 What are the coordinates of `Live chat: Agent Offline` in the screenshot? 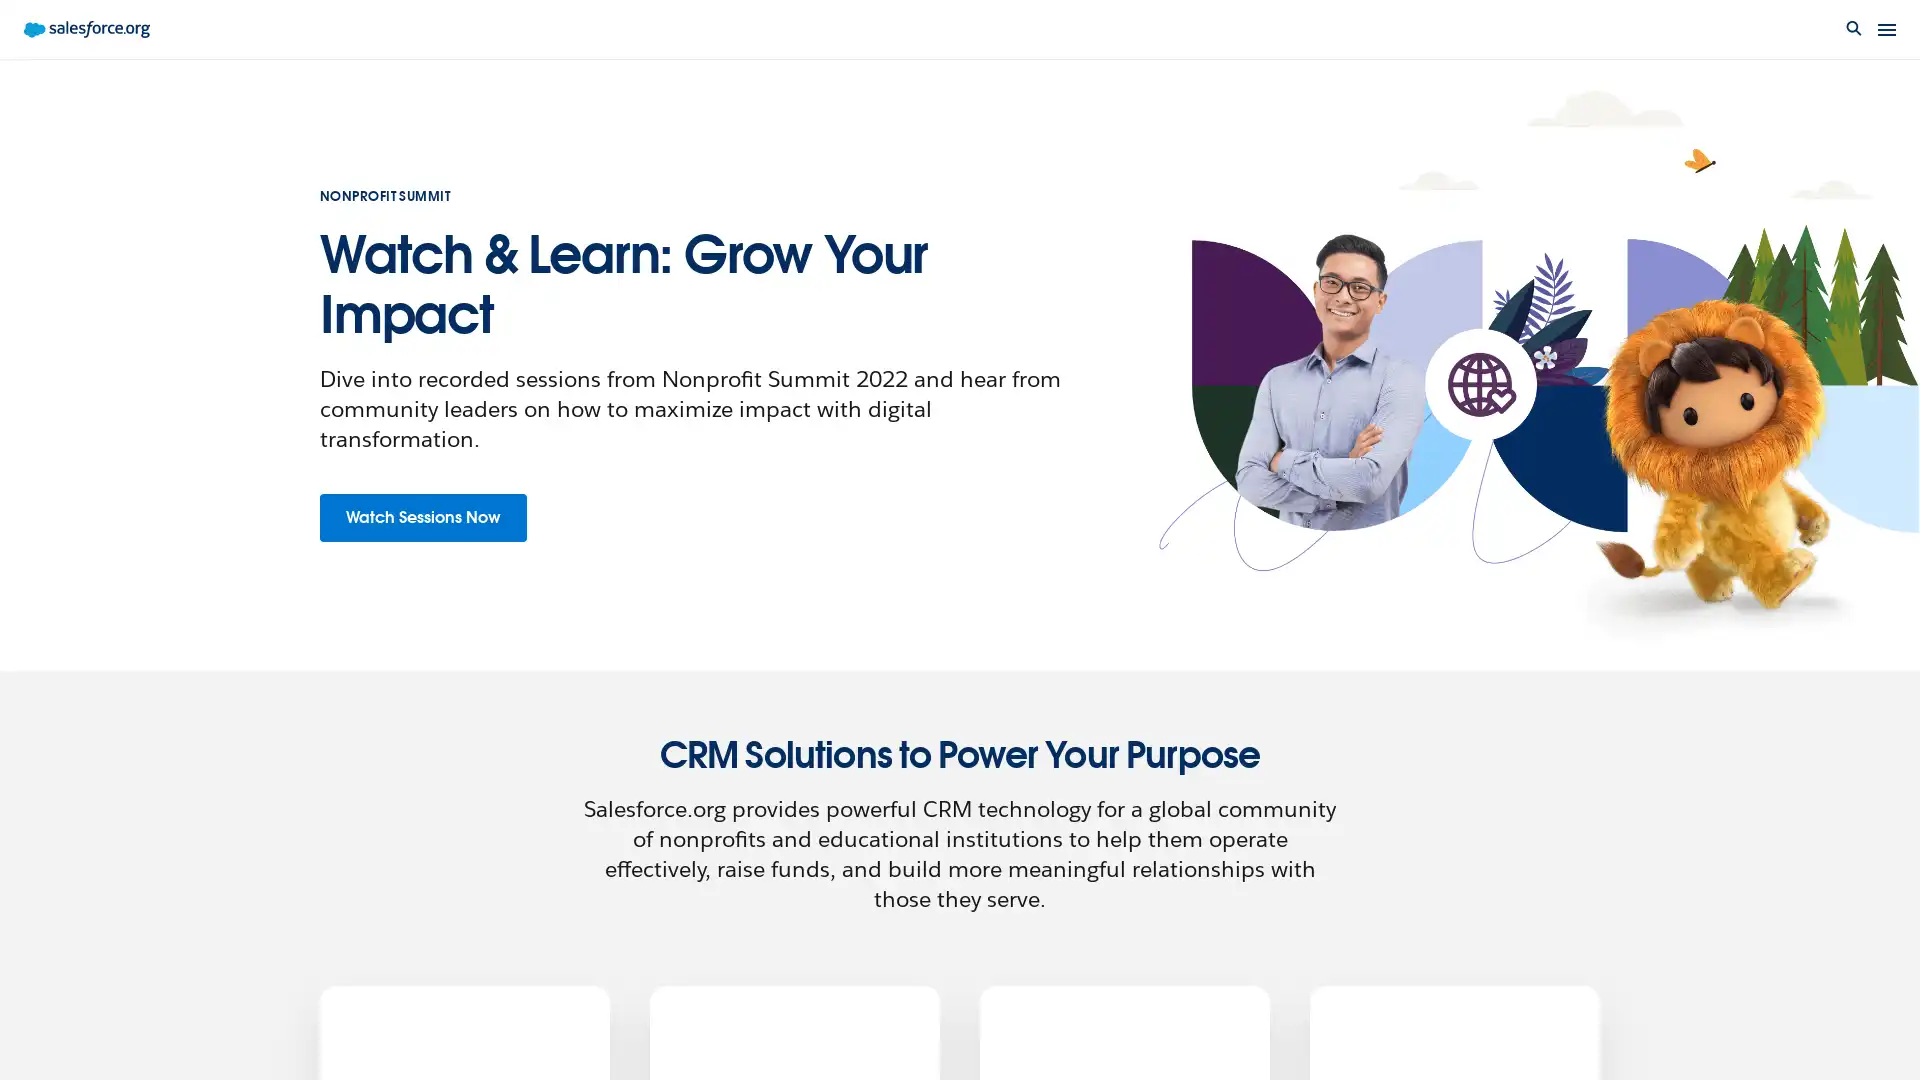 It's located at (1827, 1028).